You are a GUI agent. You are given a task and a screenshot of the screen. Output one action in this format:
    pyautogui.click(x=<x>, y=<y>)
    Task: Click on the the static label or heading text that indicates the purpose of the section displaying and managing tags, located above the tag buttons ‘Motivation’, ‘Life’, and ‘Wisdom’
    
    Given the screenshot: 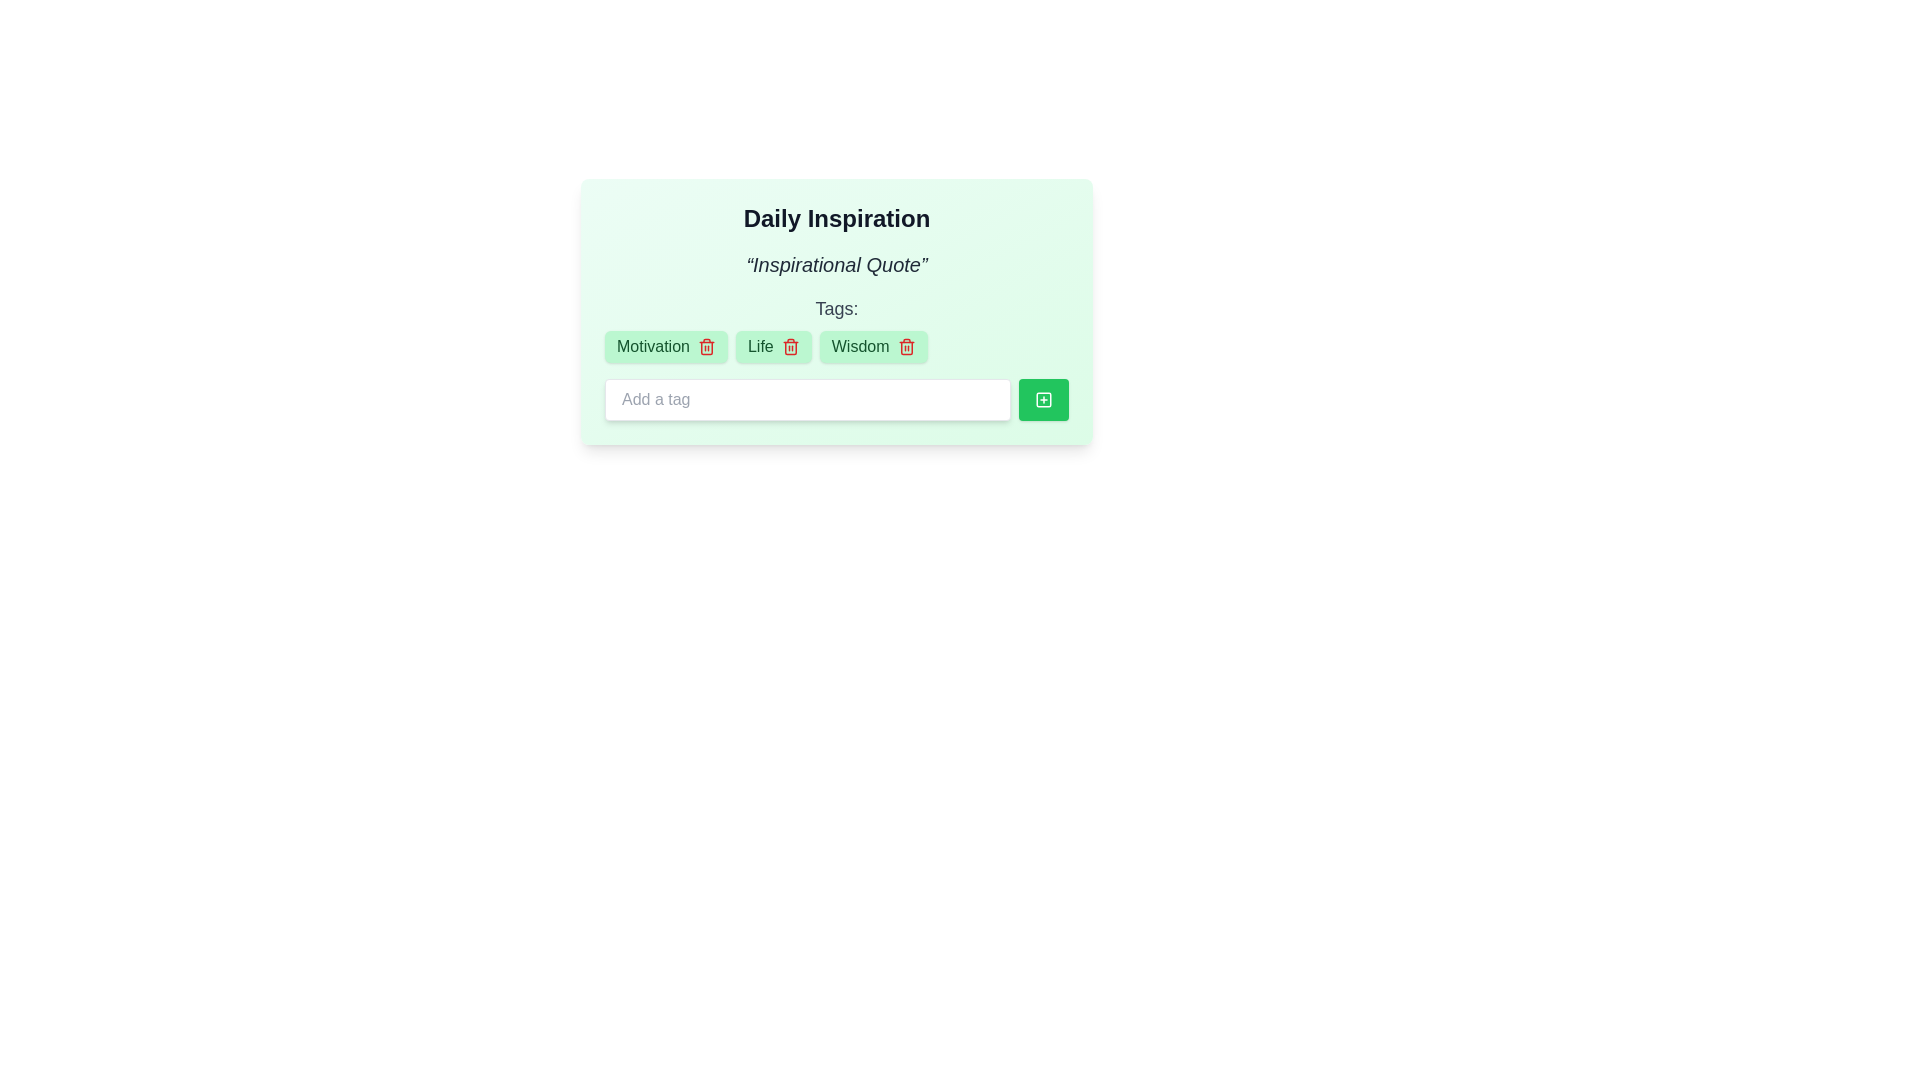 What is the action you would take?
    pyautogui.click(x=836, y=308)
    